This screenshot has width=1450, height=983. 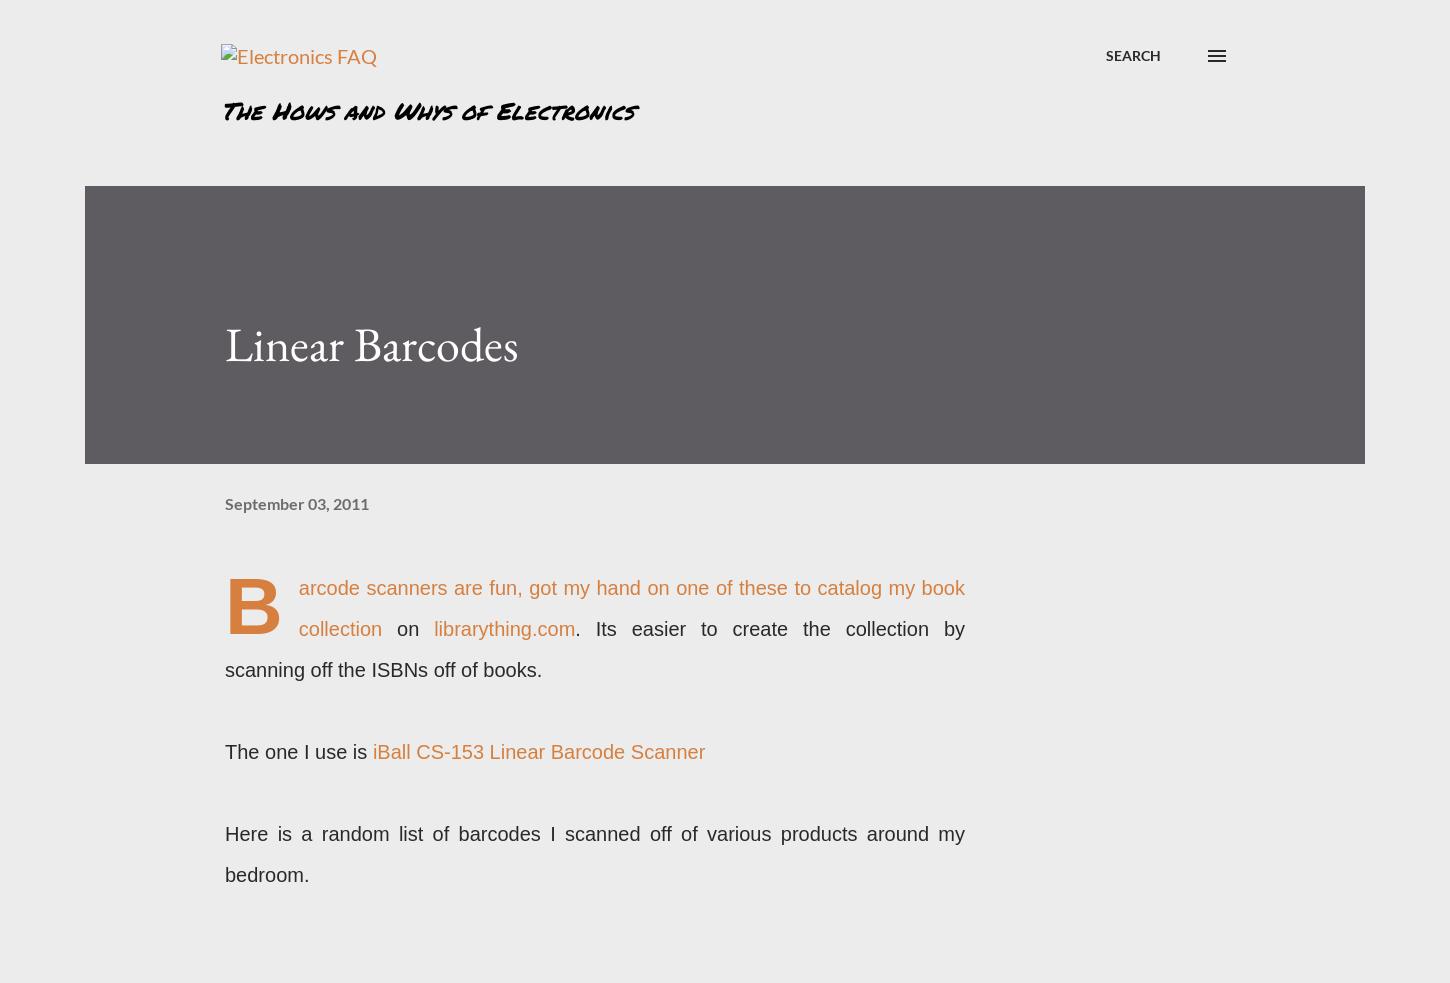 What do you see at coordinates (297, 608) in the screenshot?
I see `'my book collection'` at bounding box center [297, 608].